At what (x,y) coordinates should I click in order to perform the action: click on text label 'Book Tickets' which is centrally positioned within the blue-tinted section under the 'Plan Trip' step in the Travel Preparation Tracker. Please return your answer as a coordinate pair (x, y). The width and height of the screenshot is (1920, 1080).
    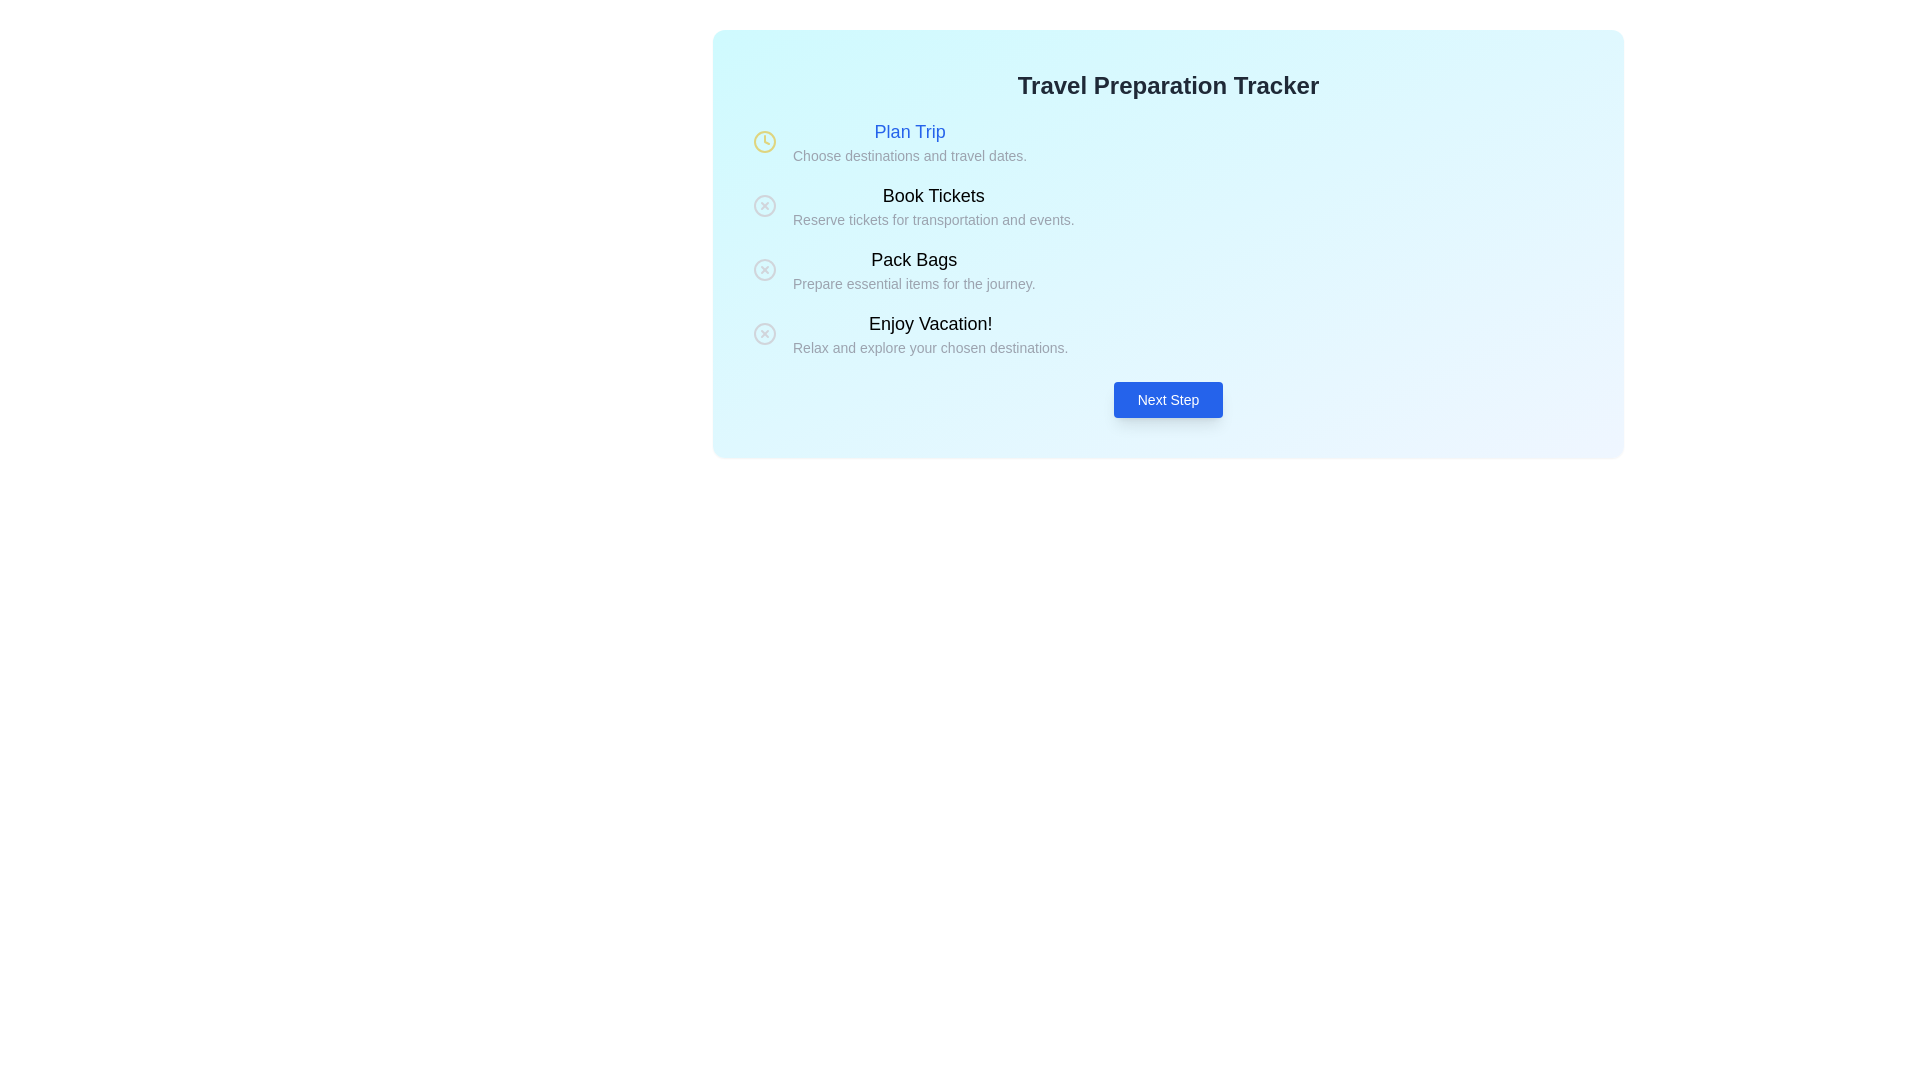
    Looking at the image, I should click on (932, 196).